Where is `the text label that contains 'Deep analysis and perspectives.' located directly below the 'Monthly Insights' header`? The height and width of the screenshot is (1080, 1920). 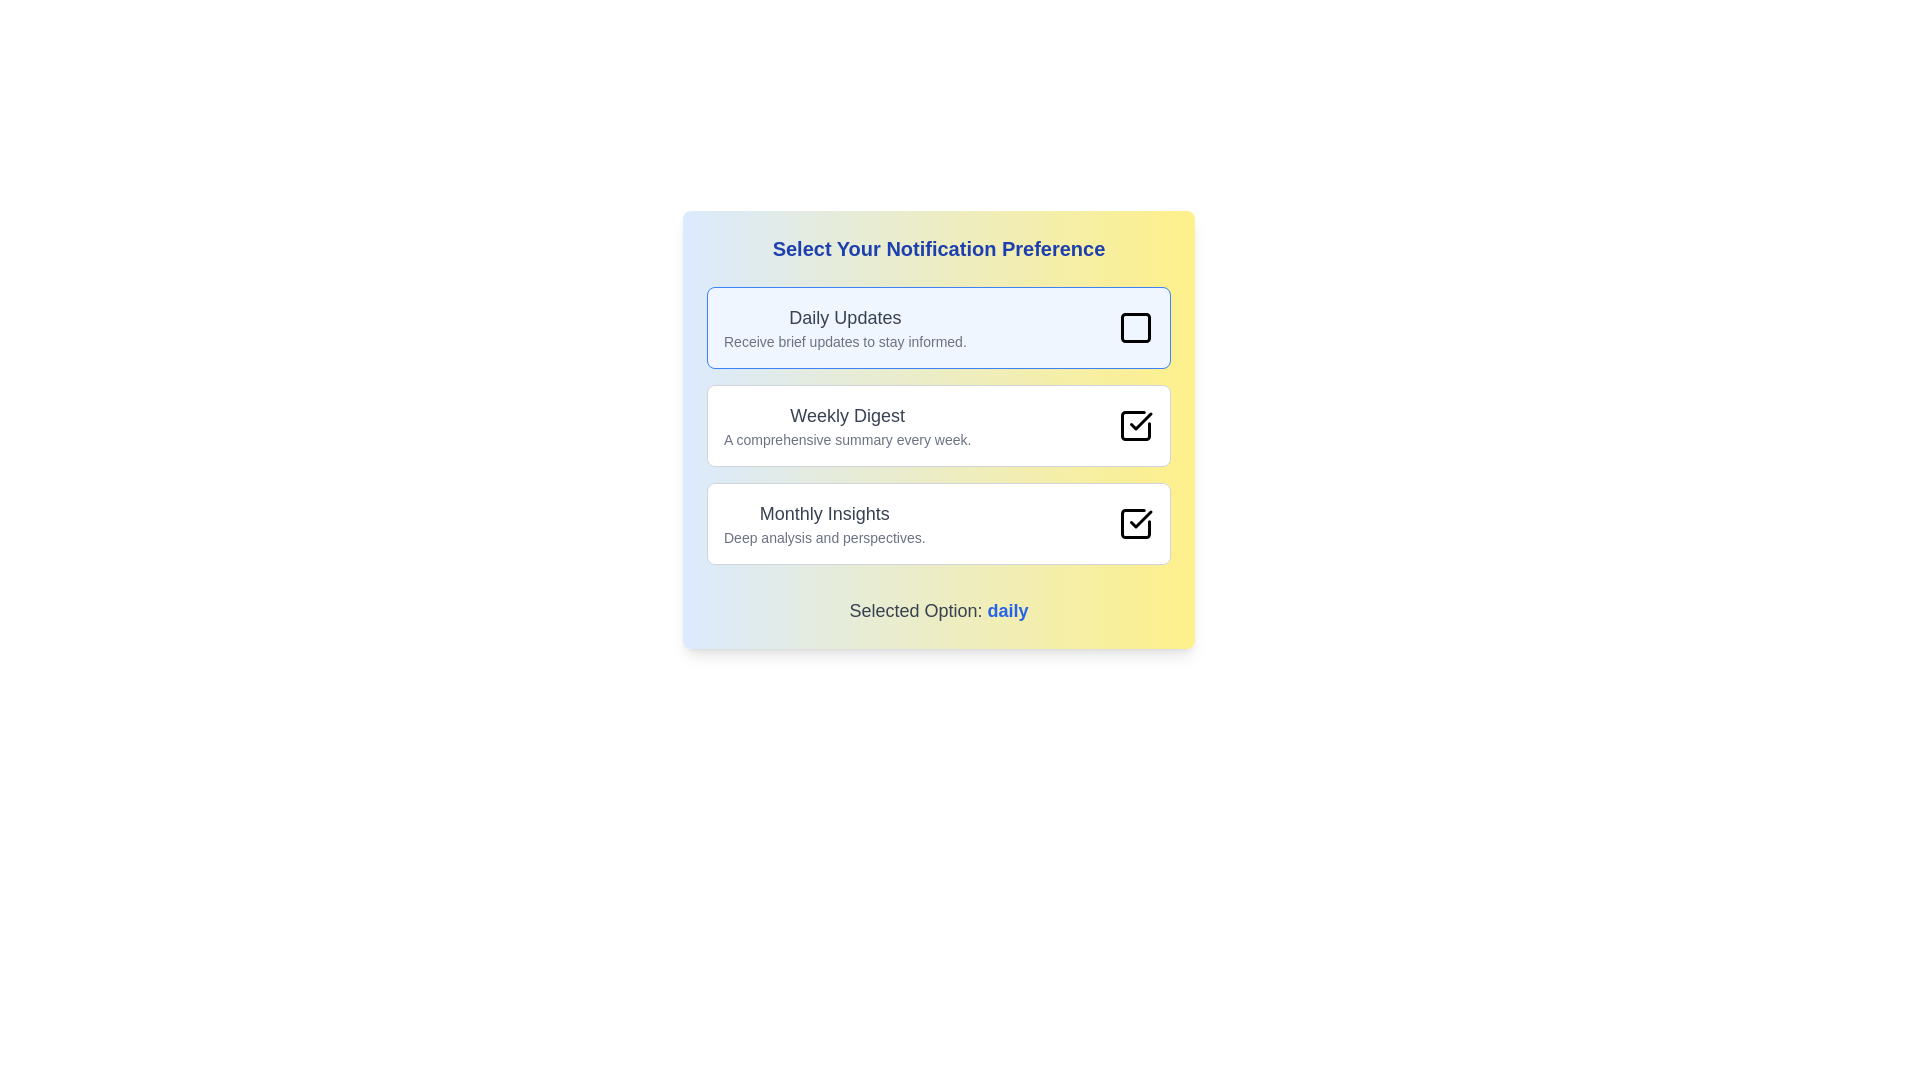
the text label that contains 'Deep analysis and perspectives.' located directly below the 'Monthly Insights' header is located at coordinates (824, 536).